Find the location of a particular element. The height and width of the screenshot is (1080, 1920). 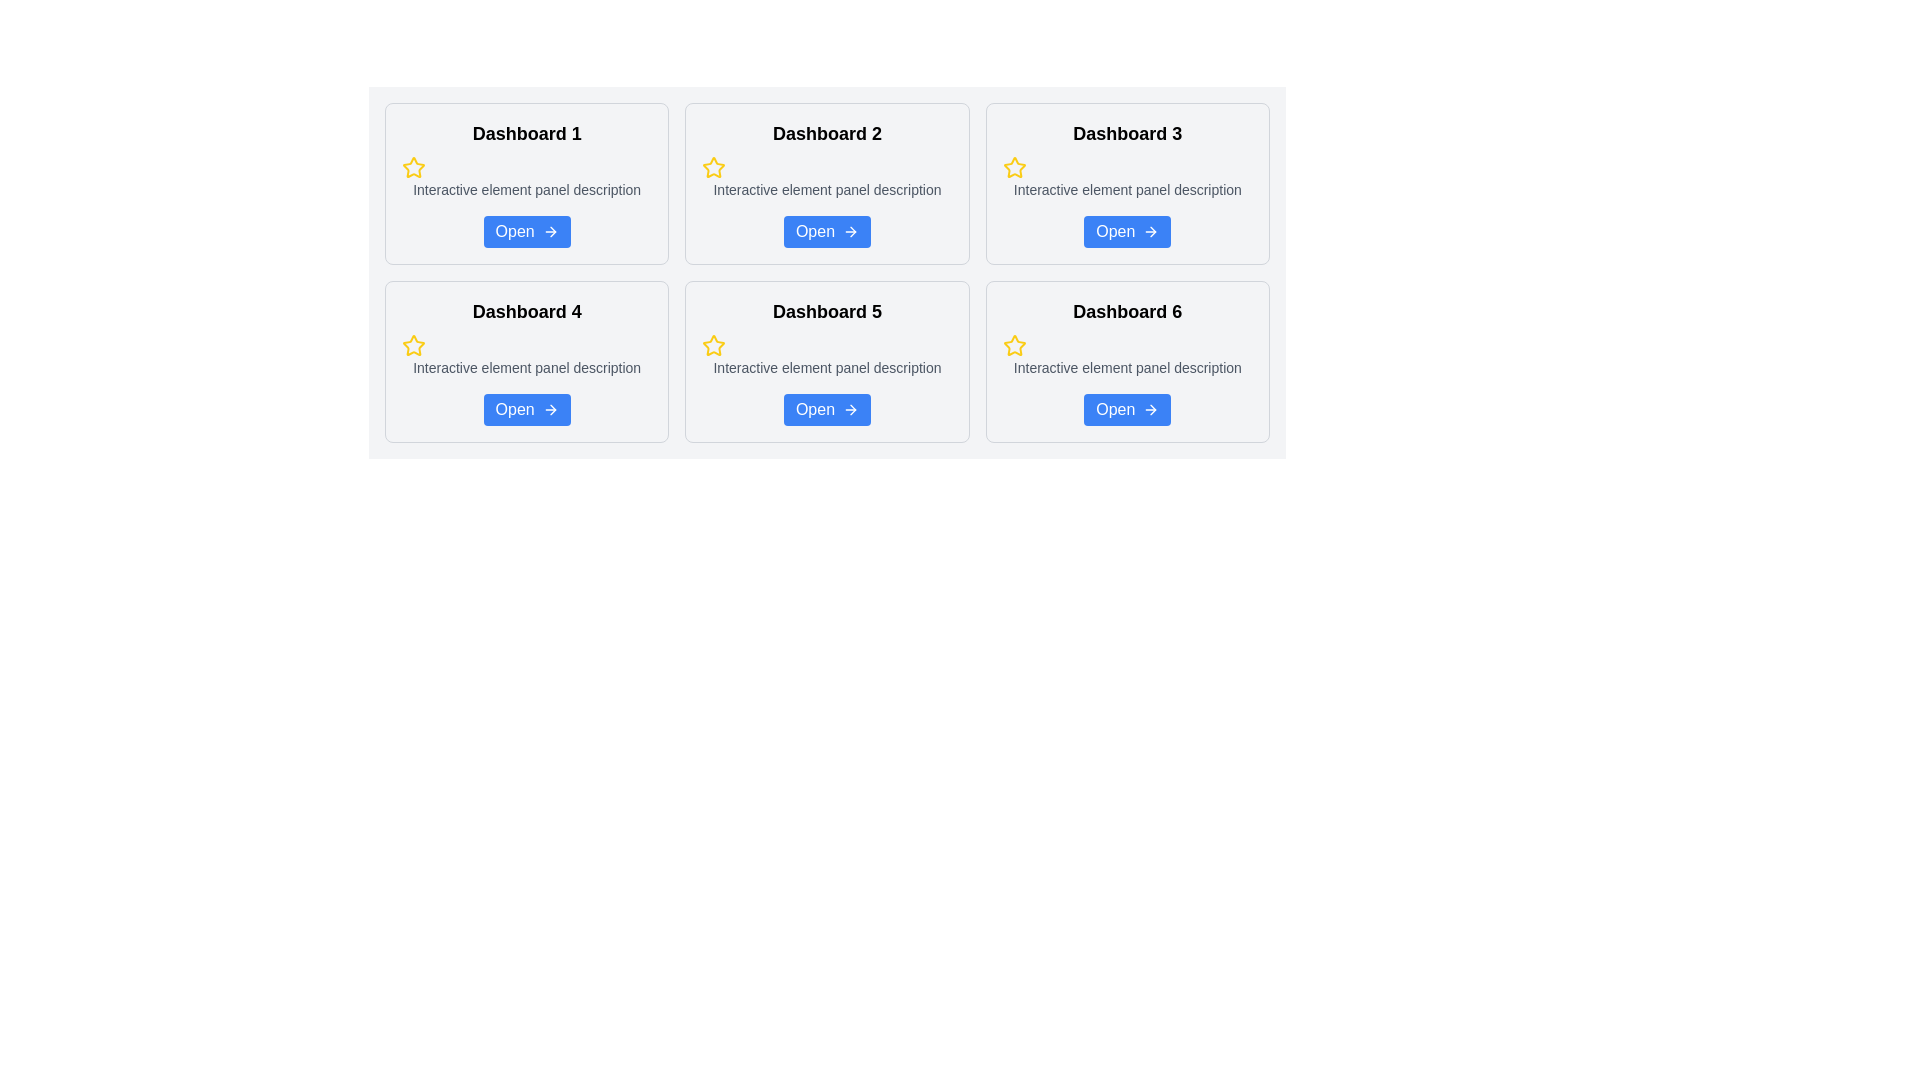

the blue 'Open' button with rounded edges located in the bottom section of the 'Dashboard 2' card is located at coordinates (827, 230).